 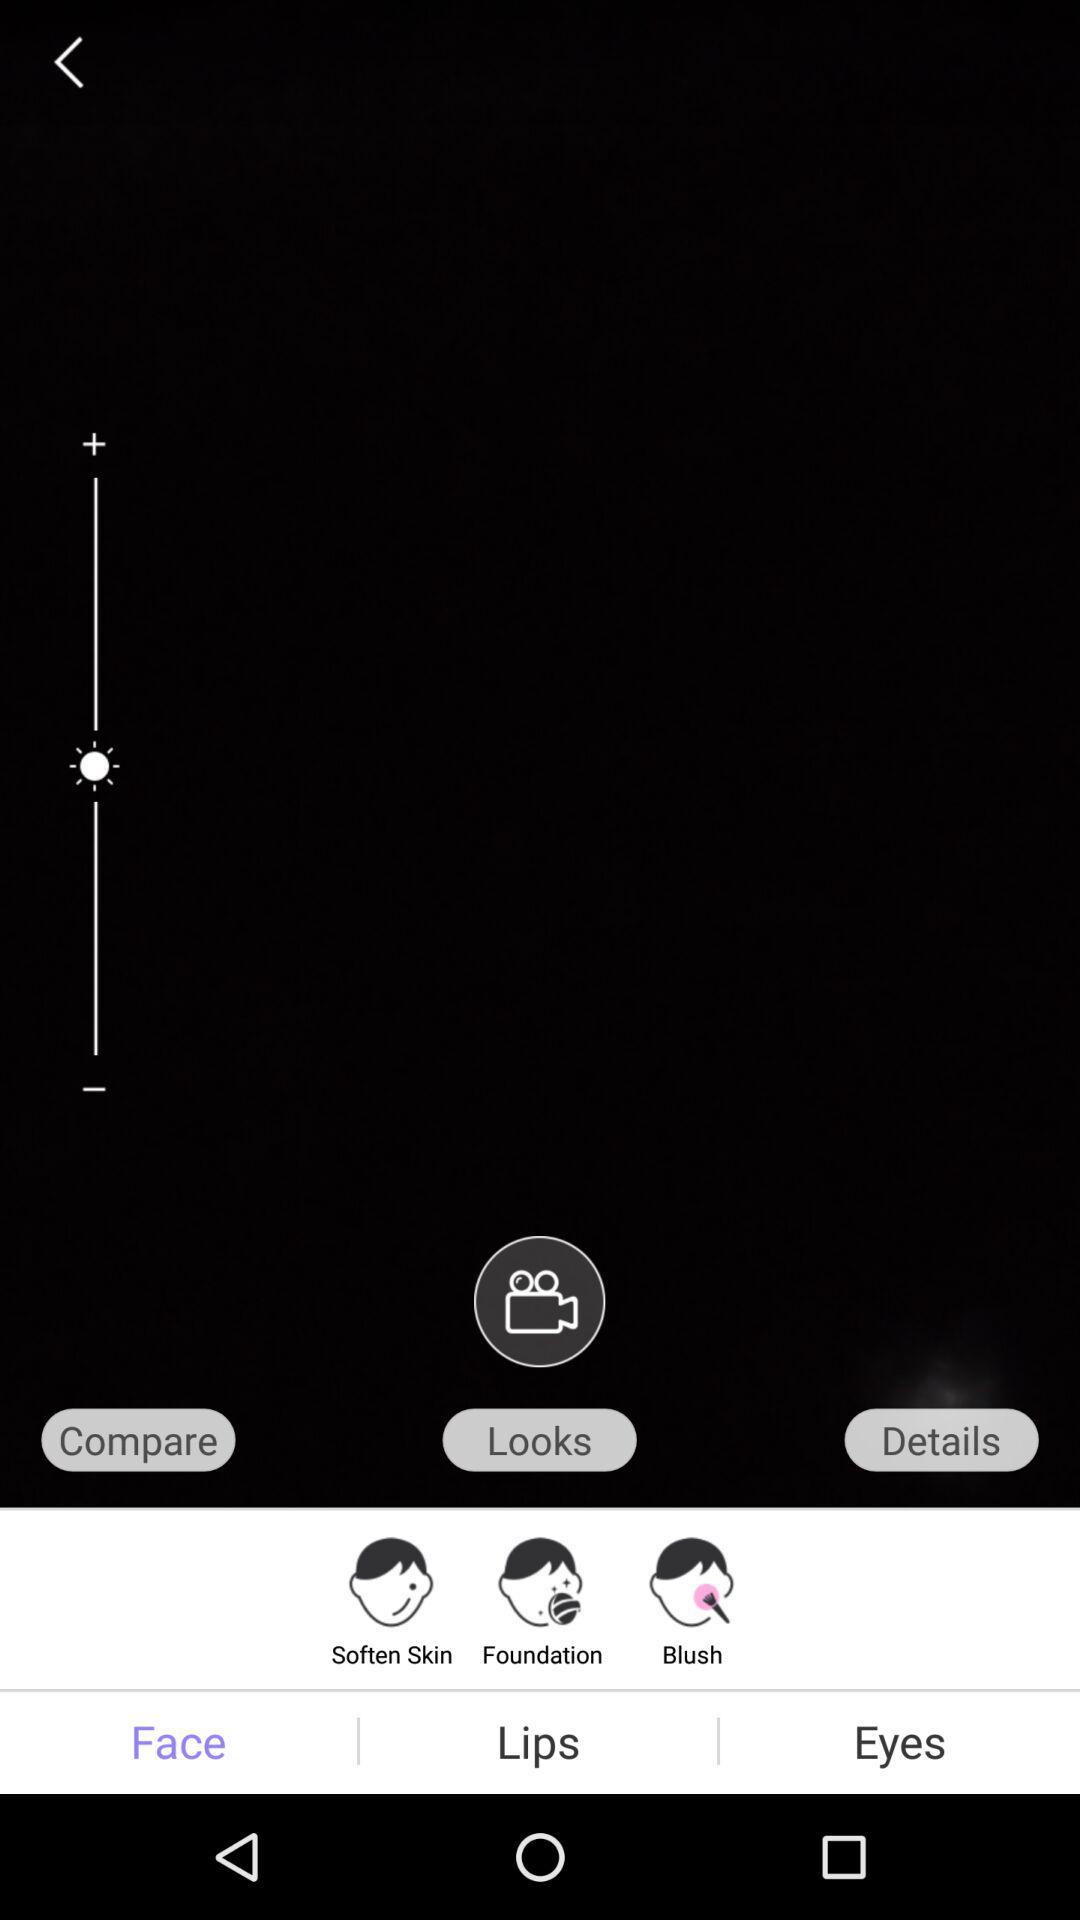 I want to click on icon on top of text soften skin, so click(x=392, y=1581).